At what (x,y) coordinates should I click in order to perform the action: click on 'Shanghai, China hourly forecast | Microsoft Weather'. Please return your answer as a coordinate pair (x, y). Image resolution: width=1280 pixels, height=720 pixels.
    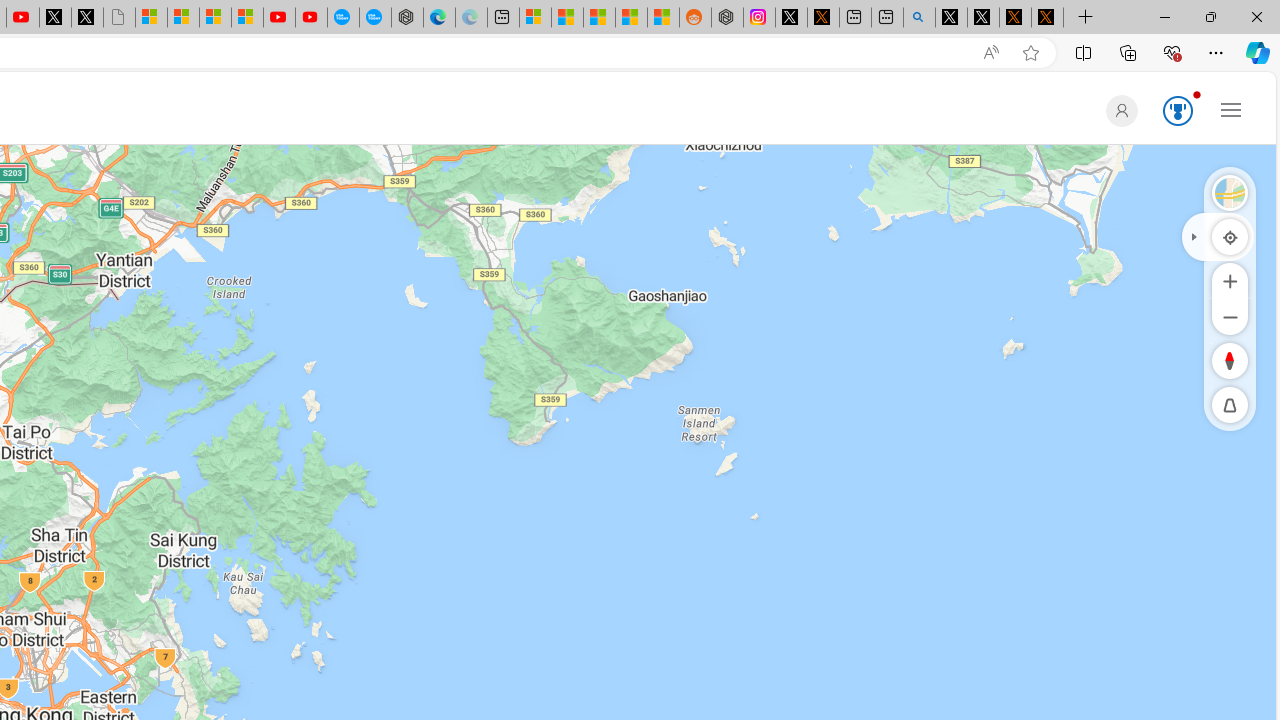
    Looking at the image, I should click on (598, 17).